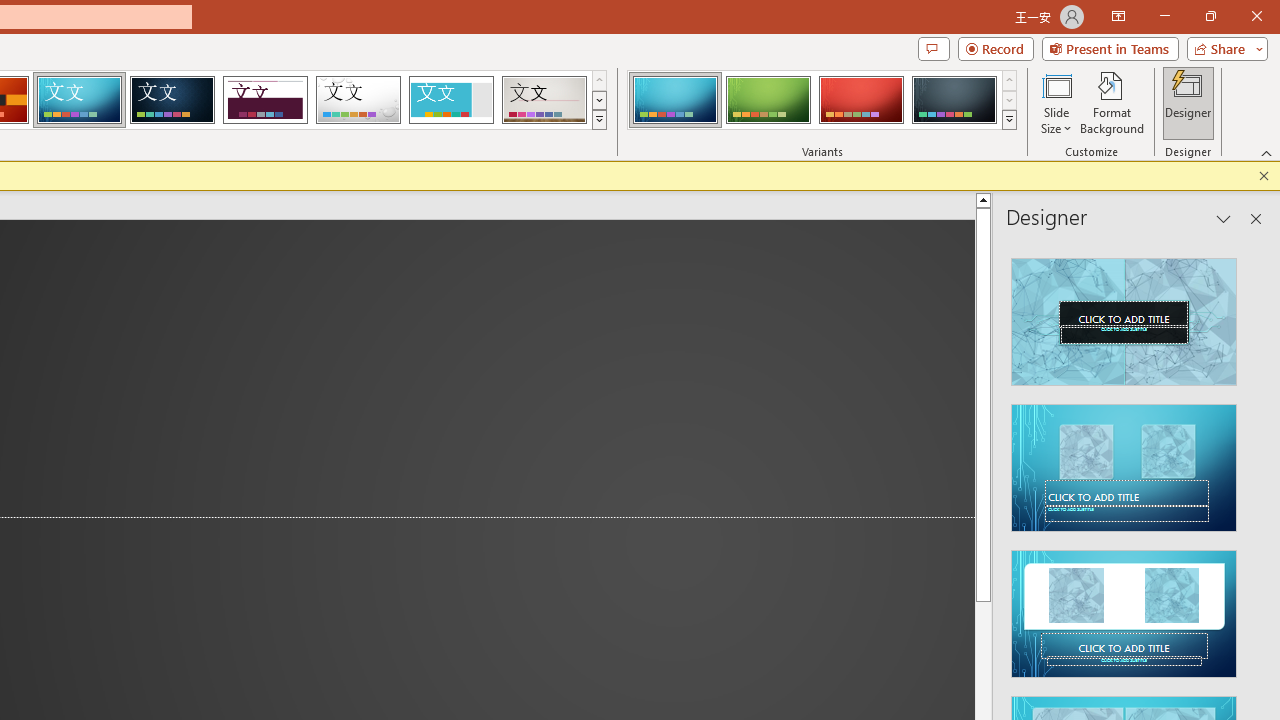 The height and width of the screenshot is (720, 1280). Describe the element at coordinates (172, 100) in the screenshot. I see `'Damask'` at that location.